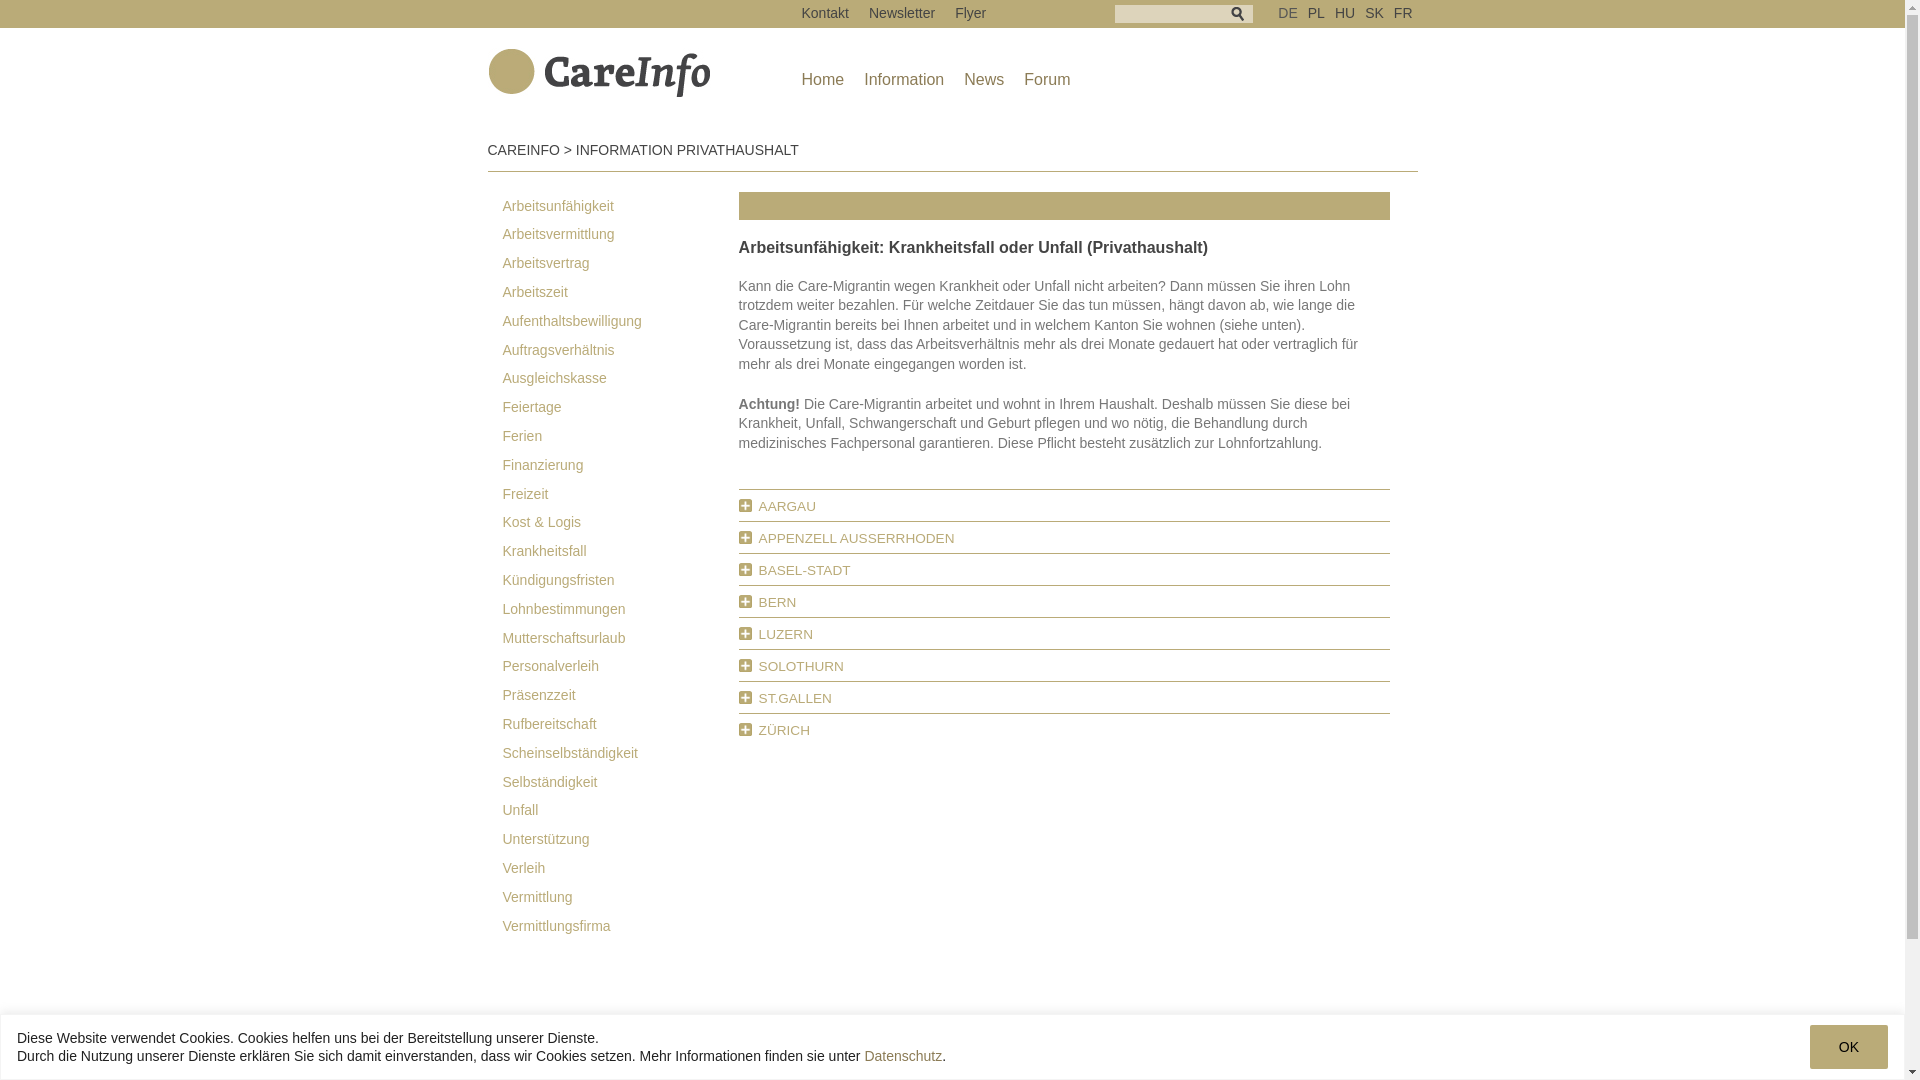 Image resolution: width=1920 pixels, height=1080 pixels. What do you see at coordinates (488, 638) in the screenshot?
I see `'Mutterschaftsurlaub'` at bounding box center [488, 638].